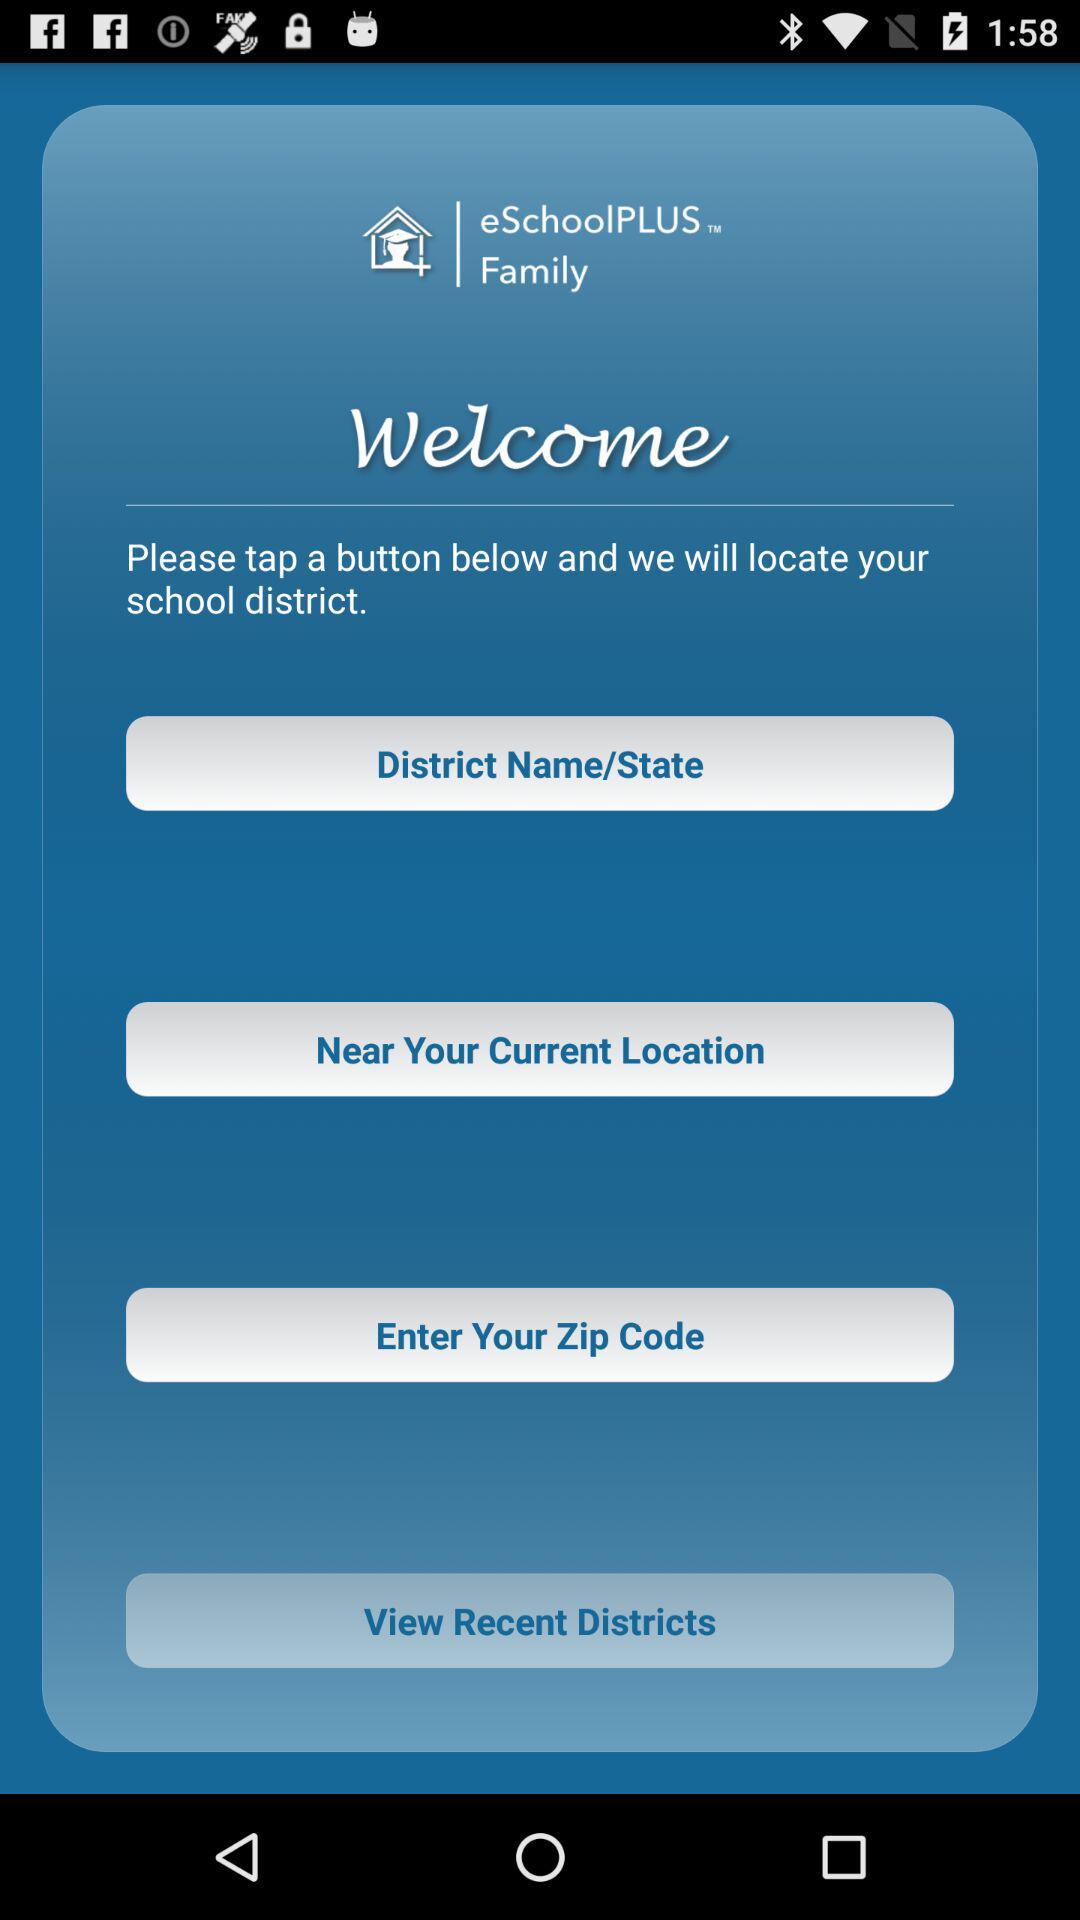  I want to click on icon below enter your zip button, so click(540, 1620).